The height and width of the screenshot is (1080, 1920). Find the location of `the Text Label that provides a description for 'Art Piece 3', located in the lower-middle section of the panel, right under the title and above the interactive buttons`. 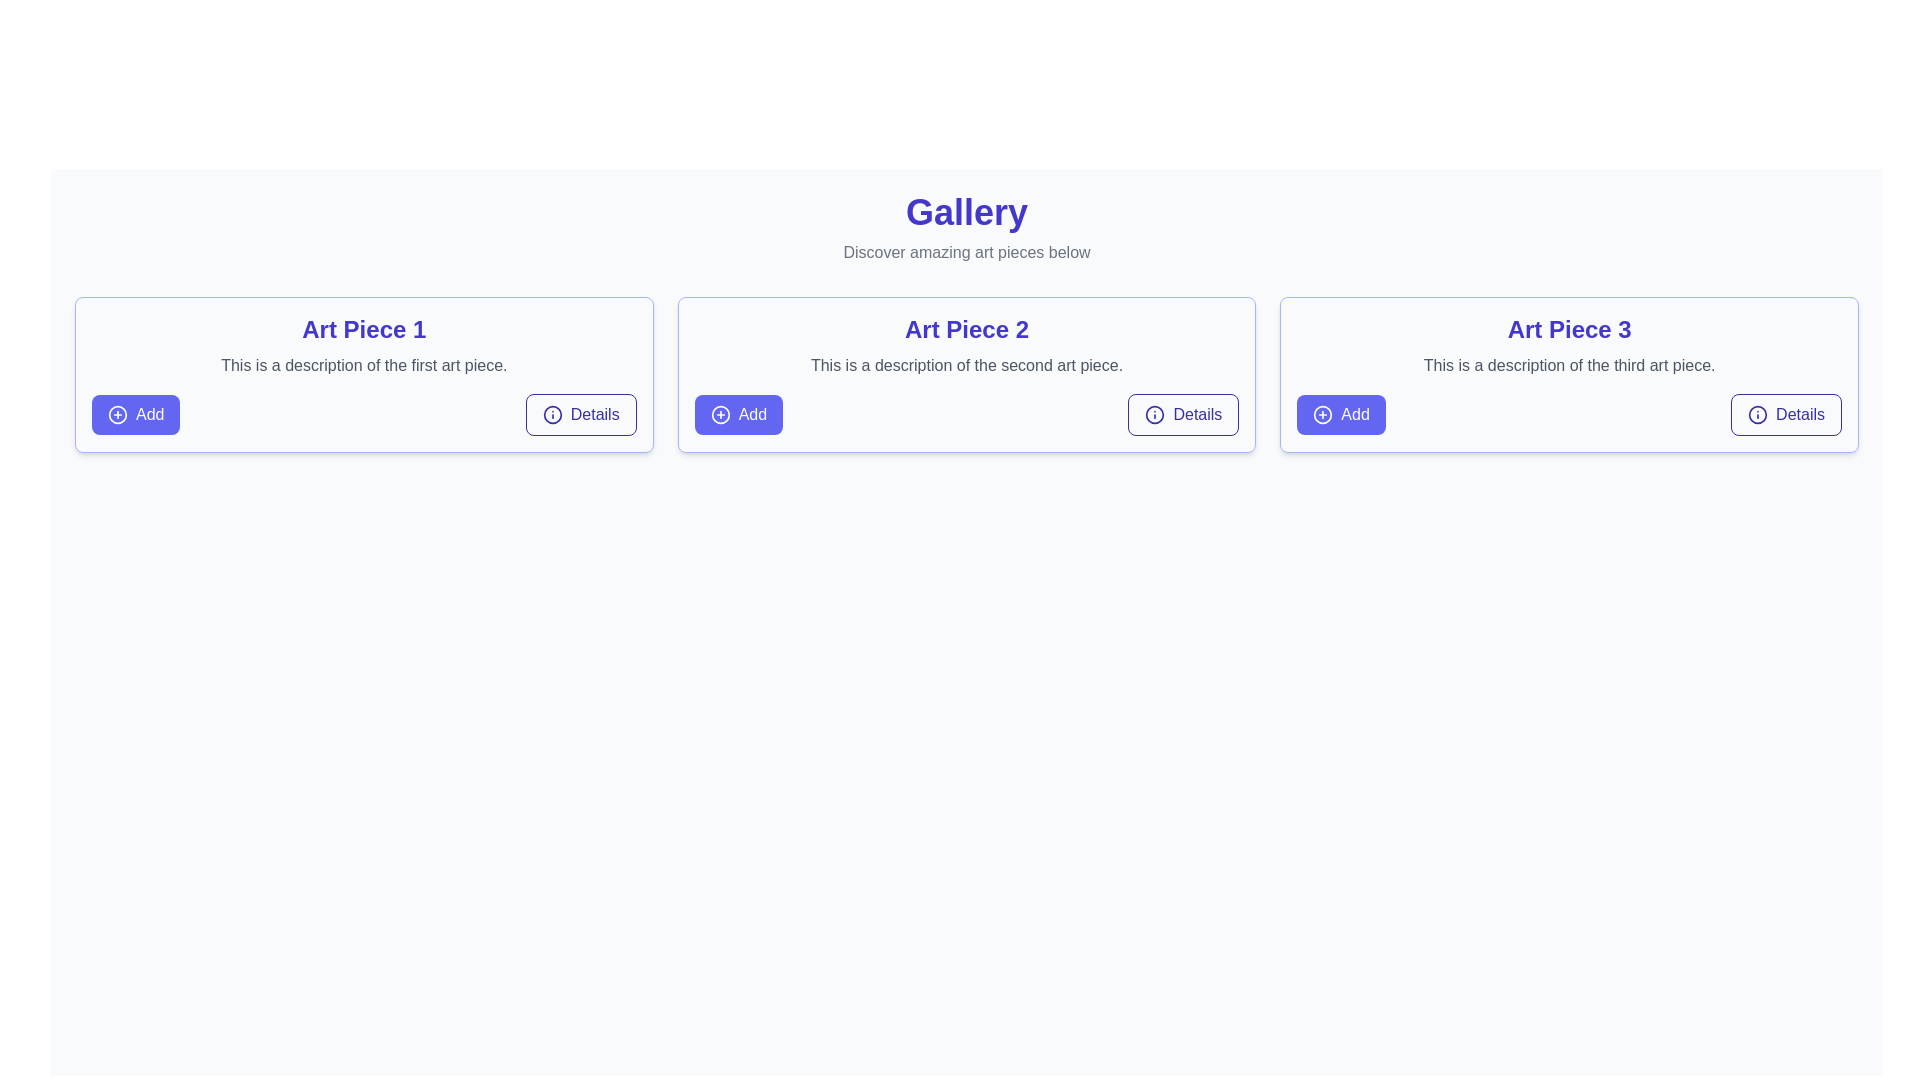

the Text Label that provides a description for 'Art Piece 3', located in the lower-middle section of the panel, right under the title and above the interactive buttons is located at coordinates (1568, 366).